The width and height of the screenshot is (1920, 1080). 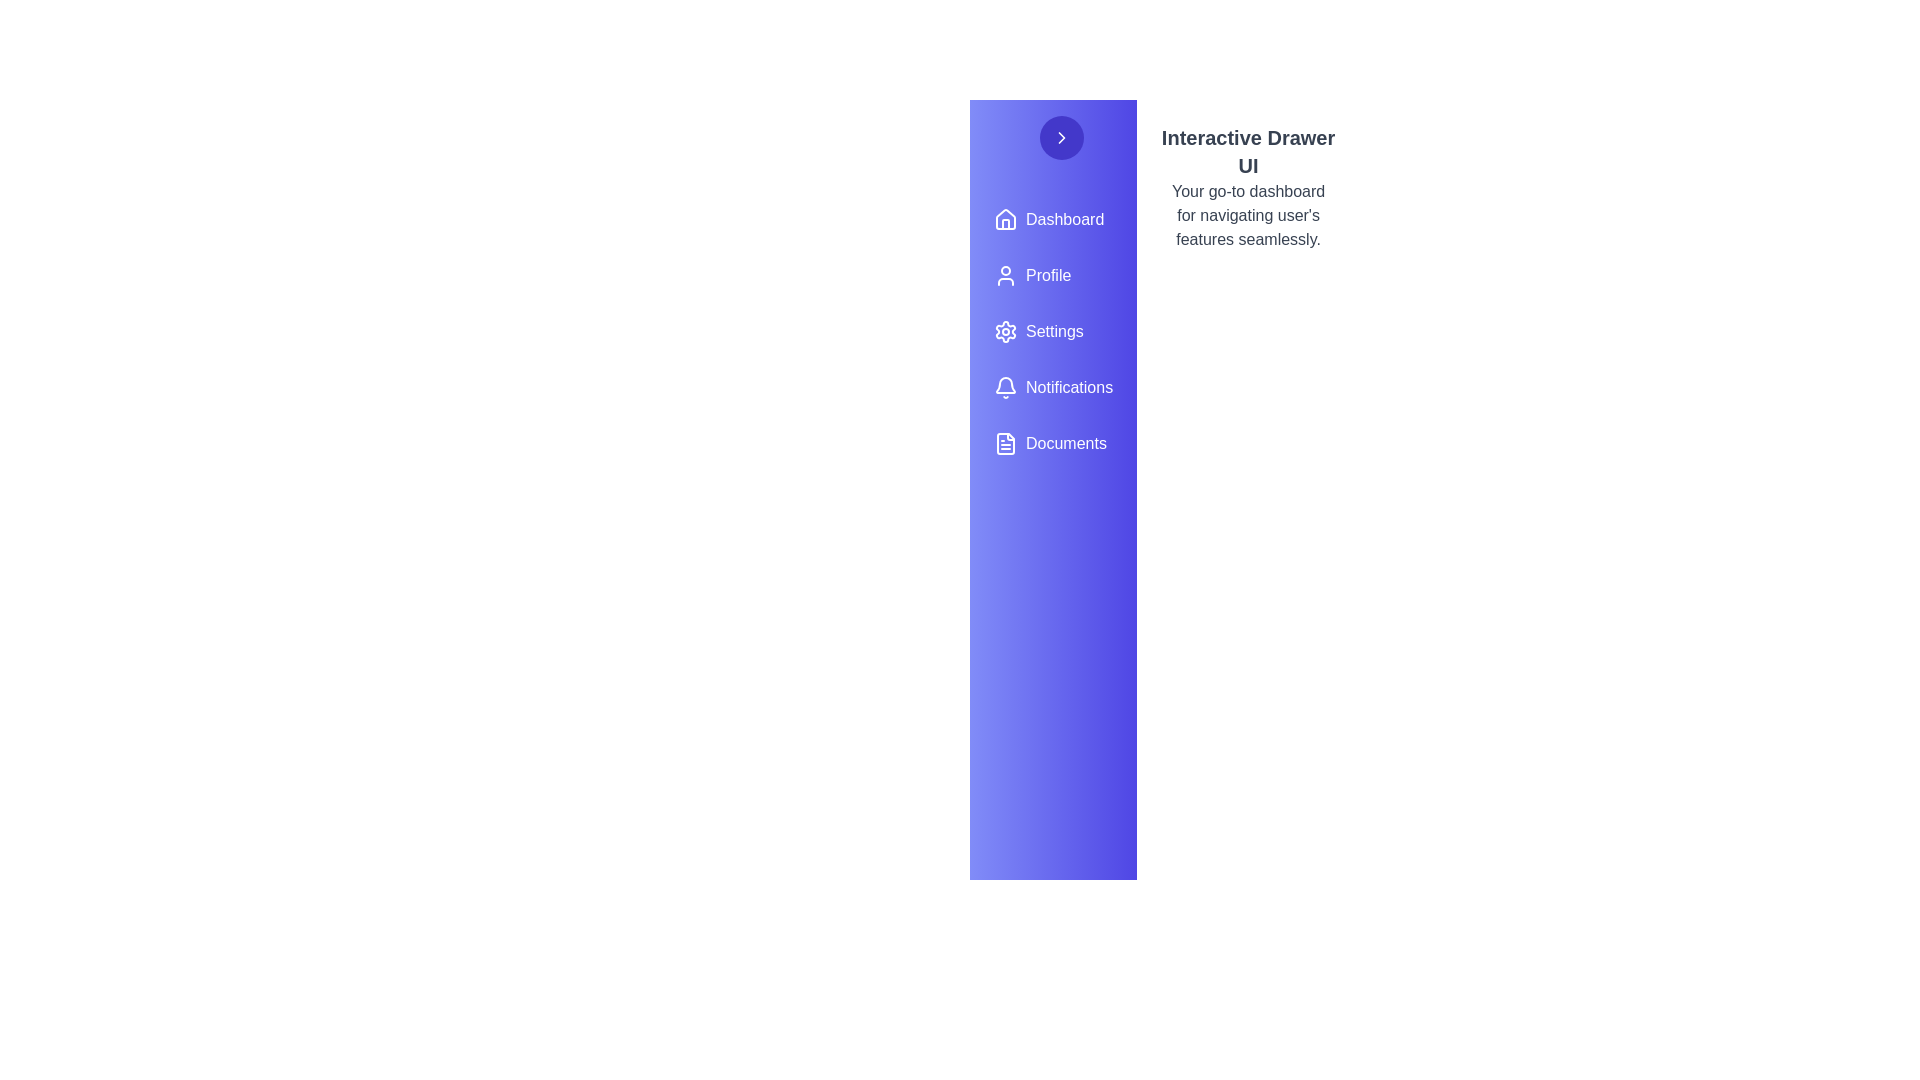 I want to click on the menu item Documents, so click(x=1052, y=442).